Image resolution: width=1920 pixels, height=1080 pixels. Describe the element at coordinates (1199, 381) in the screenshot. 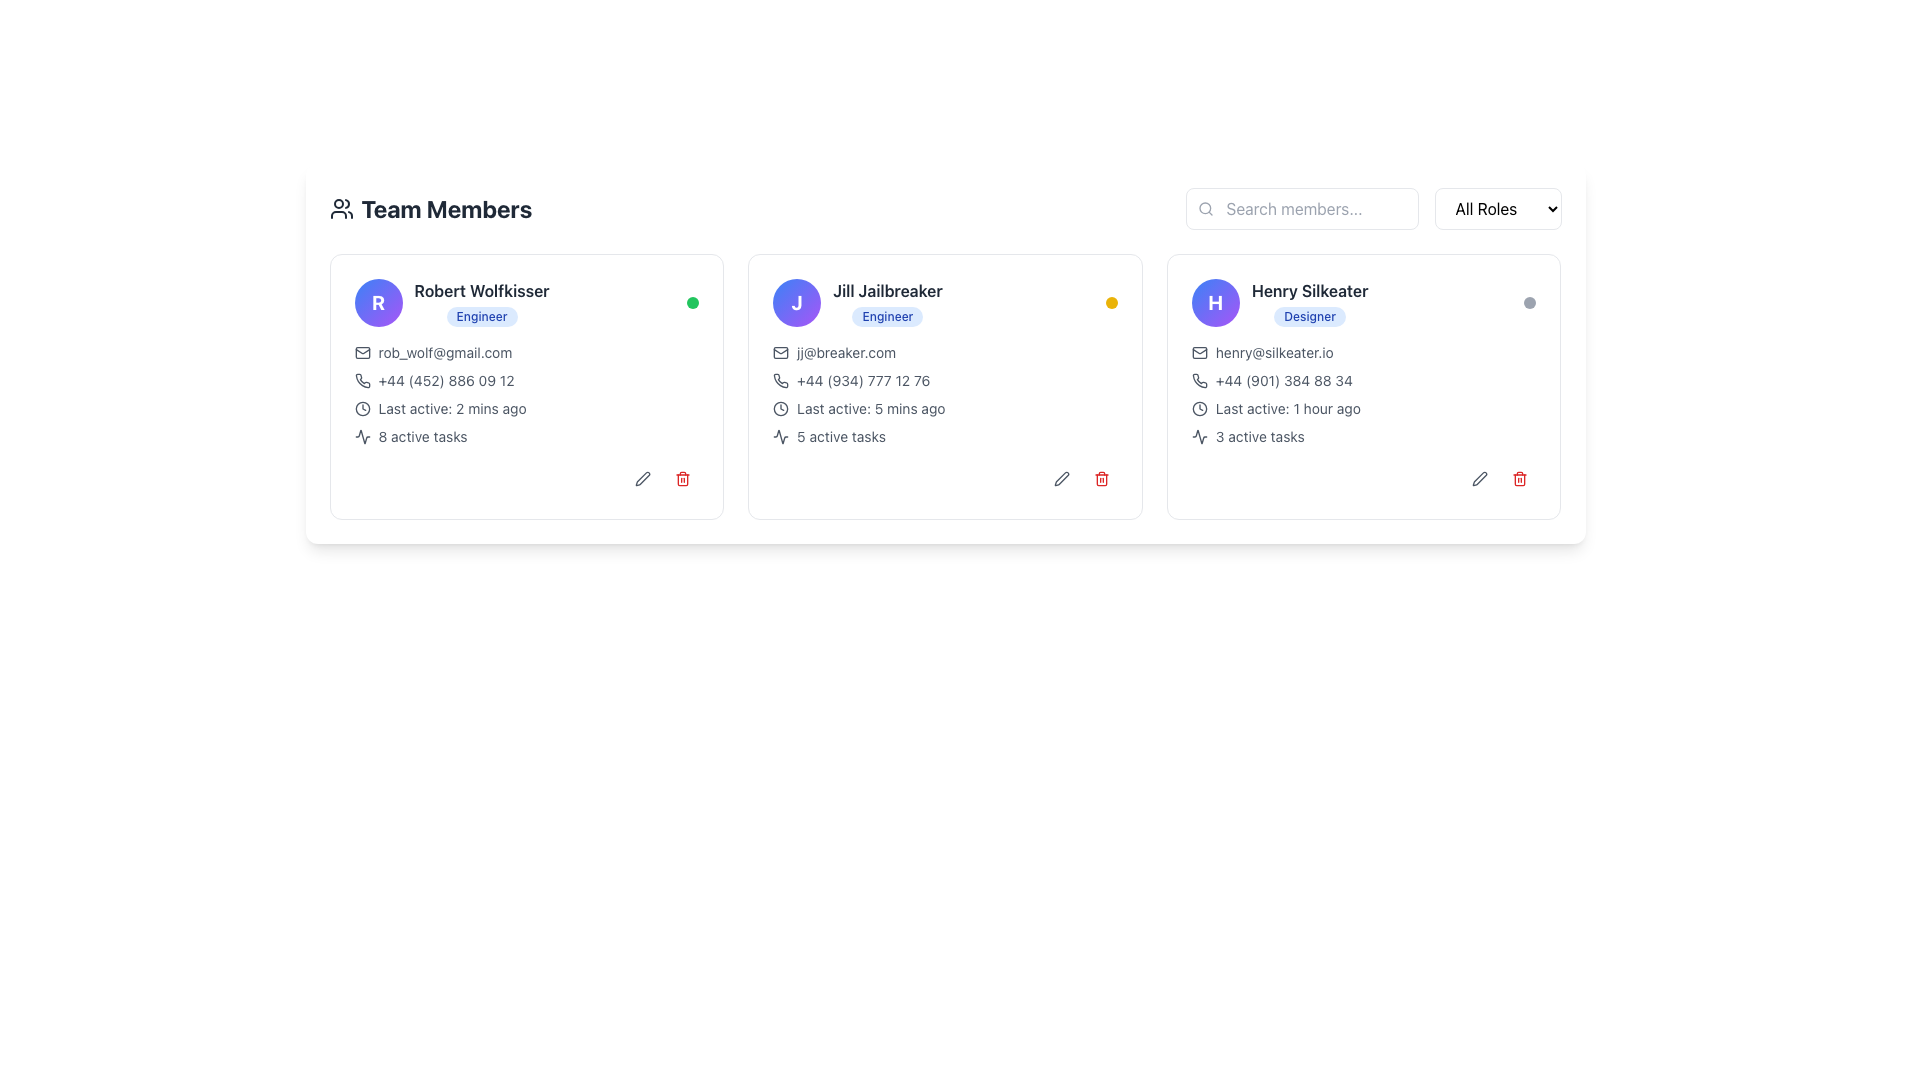

I see `the phone number icon in the contact card of 'Henry Silkeater', which is adjacent to the phone number '+44 (901) 384 88 34'` at that location.